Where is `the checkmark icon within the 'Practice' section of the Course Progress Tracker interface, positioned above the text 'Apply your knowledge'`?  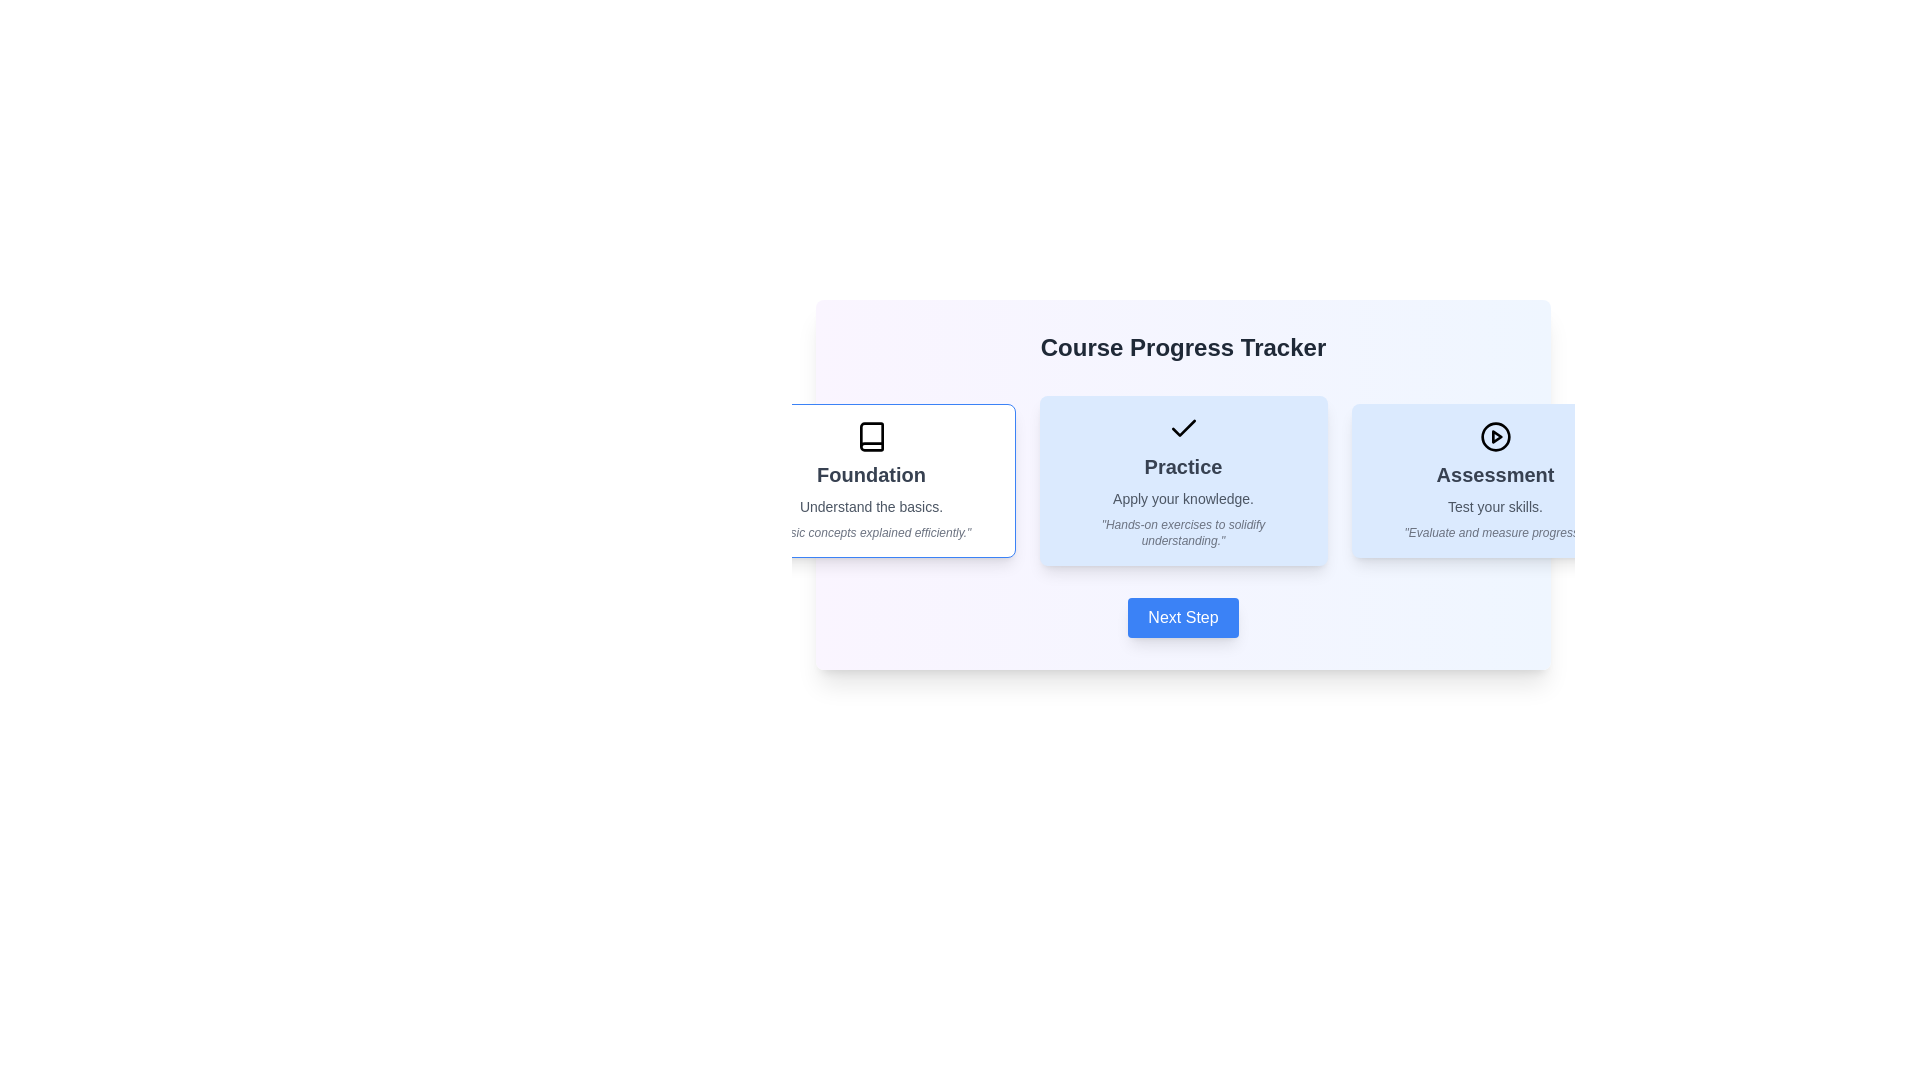 the checkmark icon within the 'Practice' section of the Course Progress Tracker interface, positioned above the text 'Apply your knowledge' is located at coordinates (1183, 427).